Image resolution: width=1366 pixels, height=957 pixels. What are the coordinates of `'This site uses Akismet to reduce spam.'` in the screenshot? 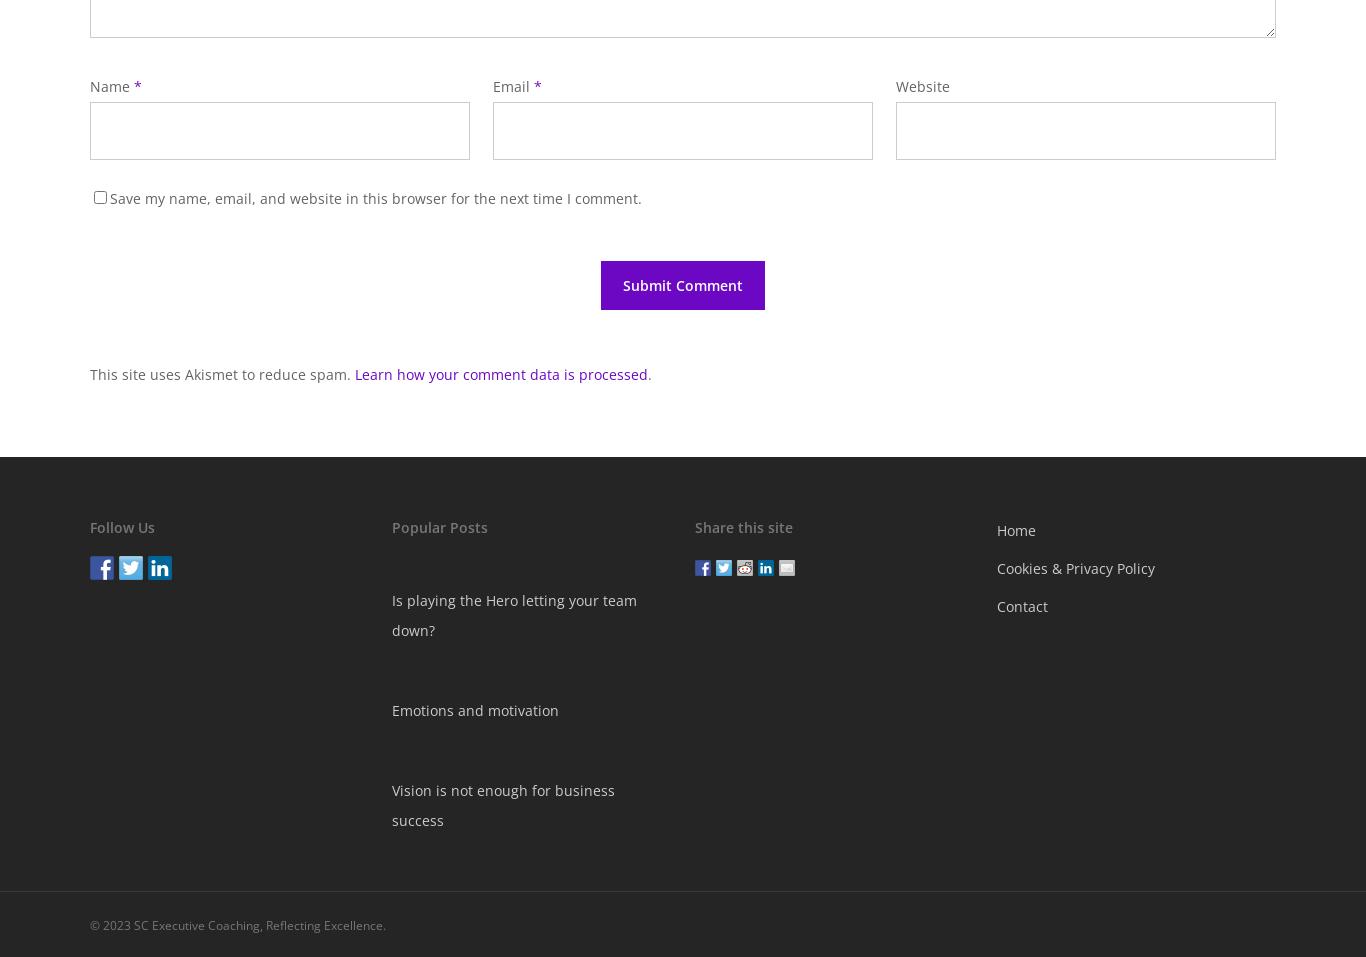 It's located at (221, 374).